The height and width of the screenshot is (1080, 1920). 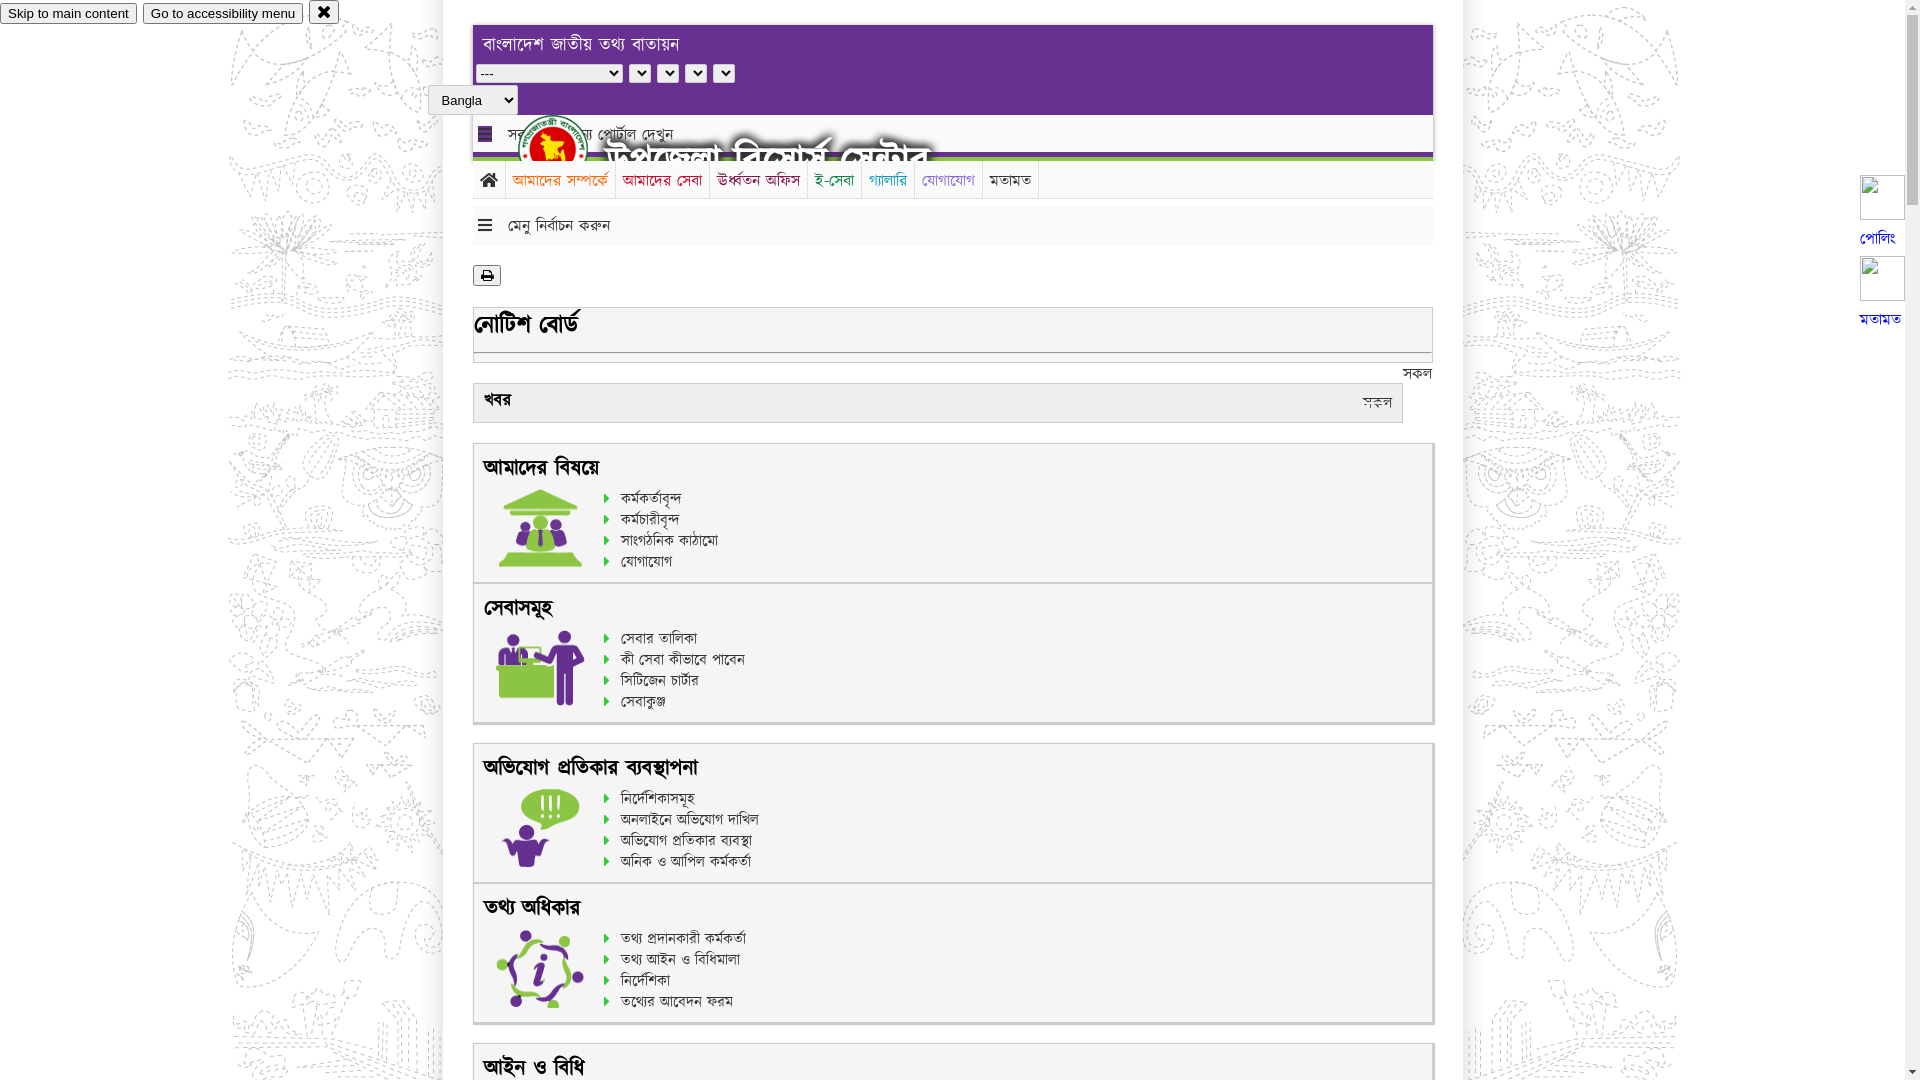 What do you see at coordinates (68, 13) in the screenshot?
I see `'Skip to main content'` at bounding box center [68, 13].